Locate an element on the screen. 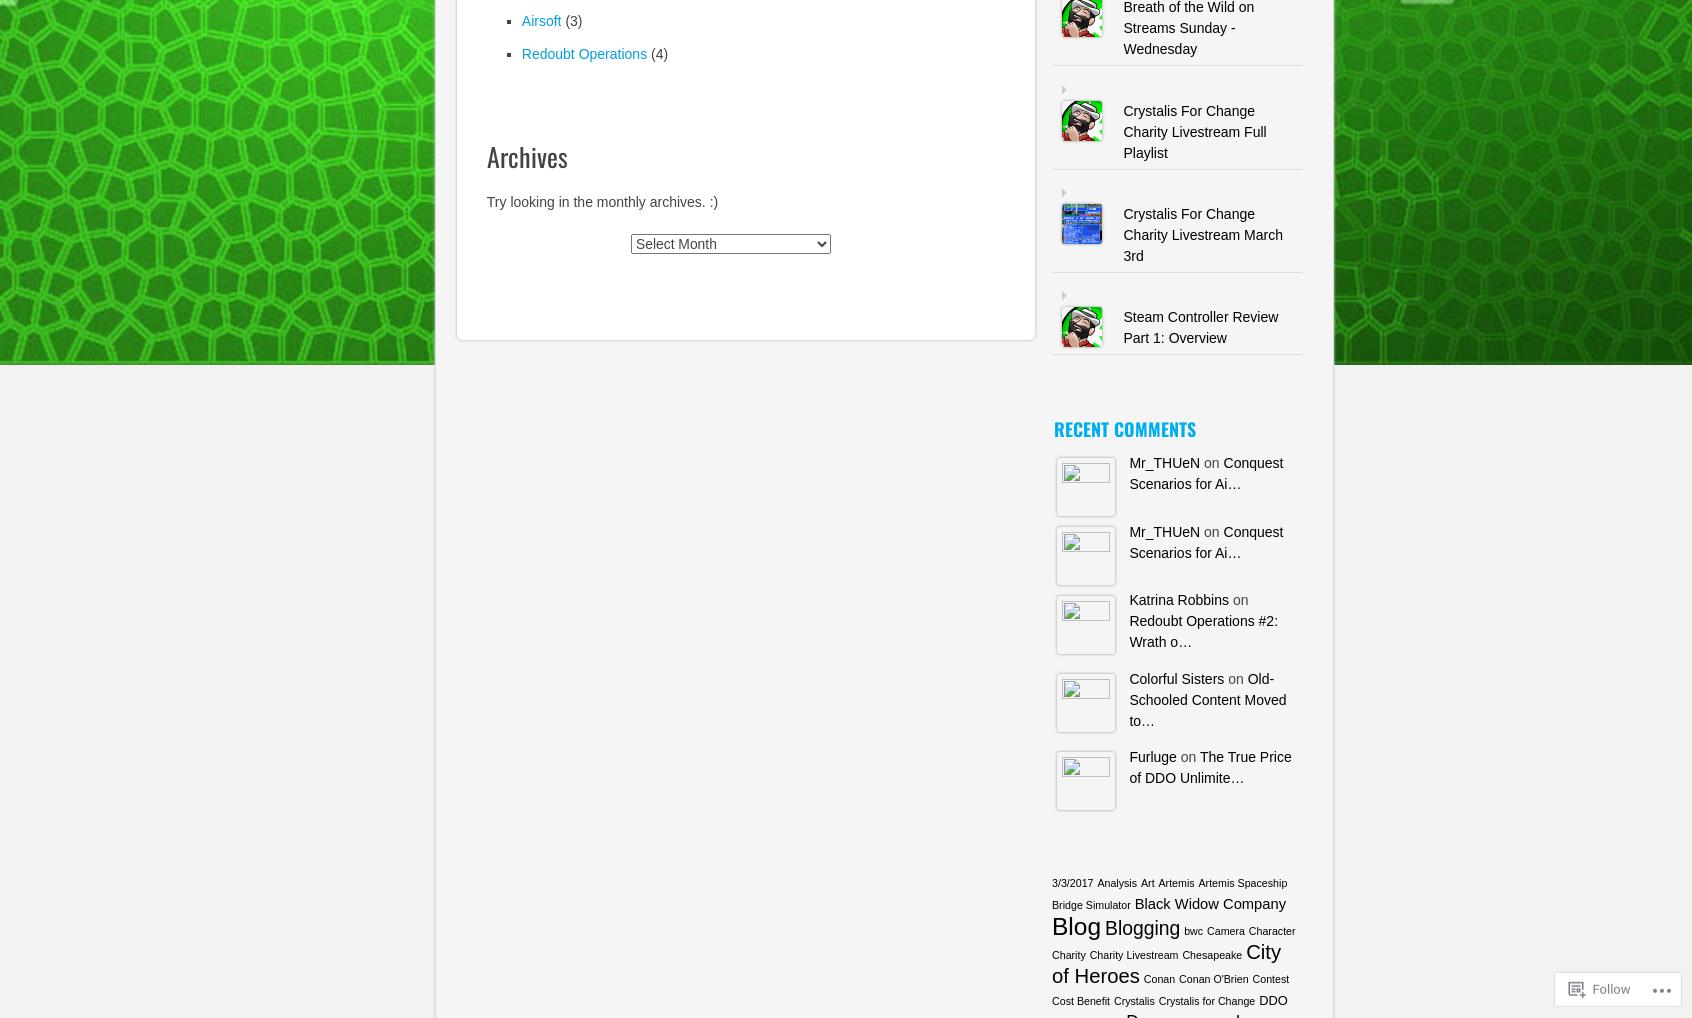  'Colorful Sisters' is located at coordinates (1128, 677).